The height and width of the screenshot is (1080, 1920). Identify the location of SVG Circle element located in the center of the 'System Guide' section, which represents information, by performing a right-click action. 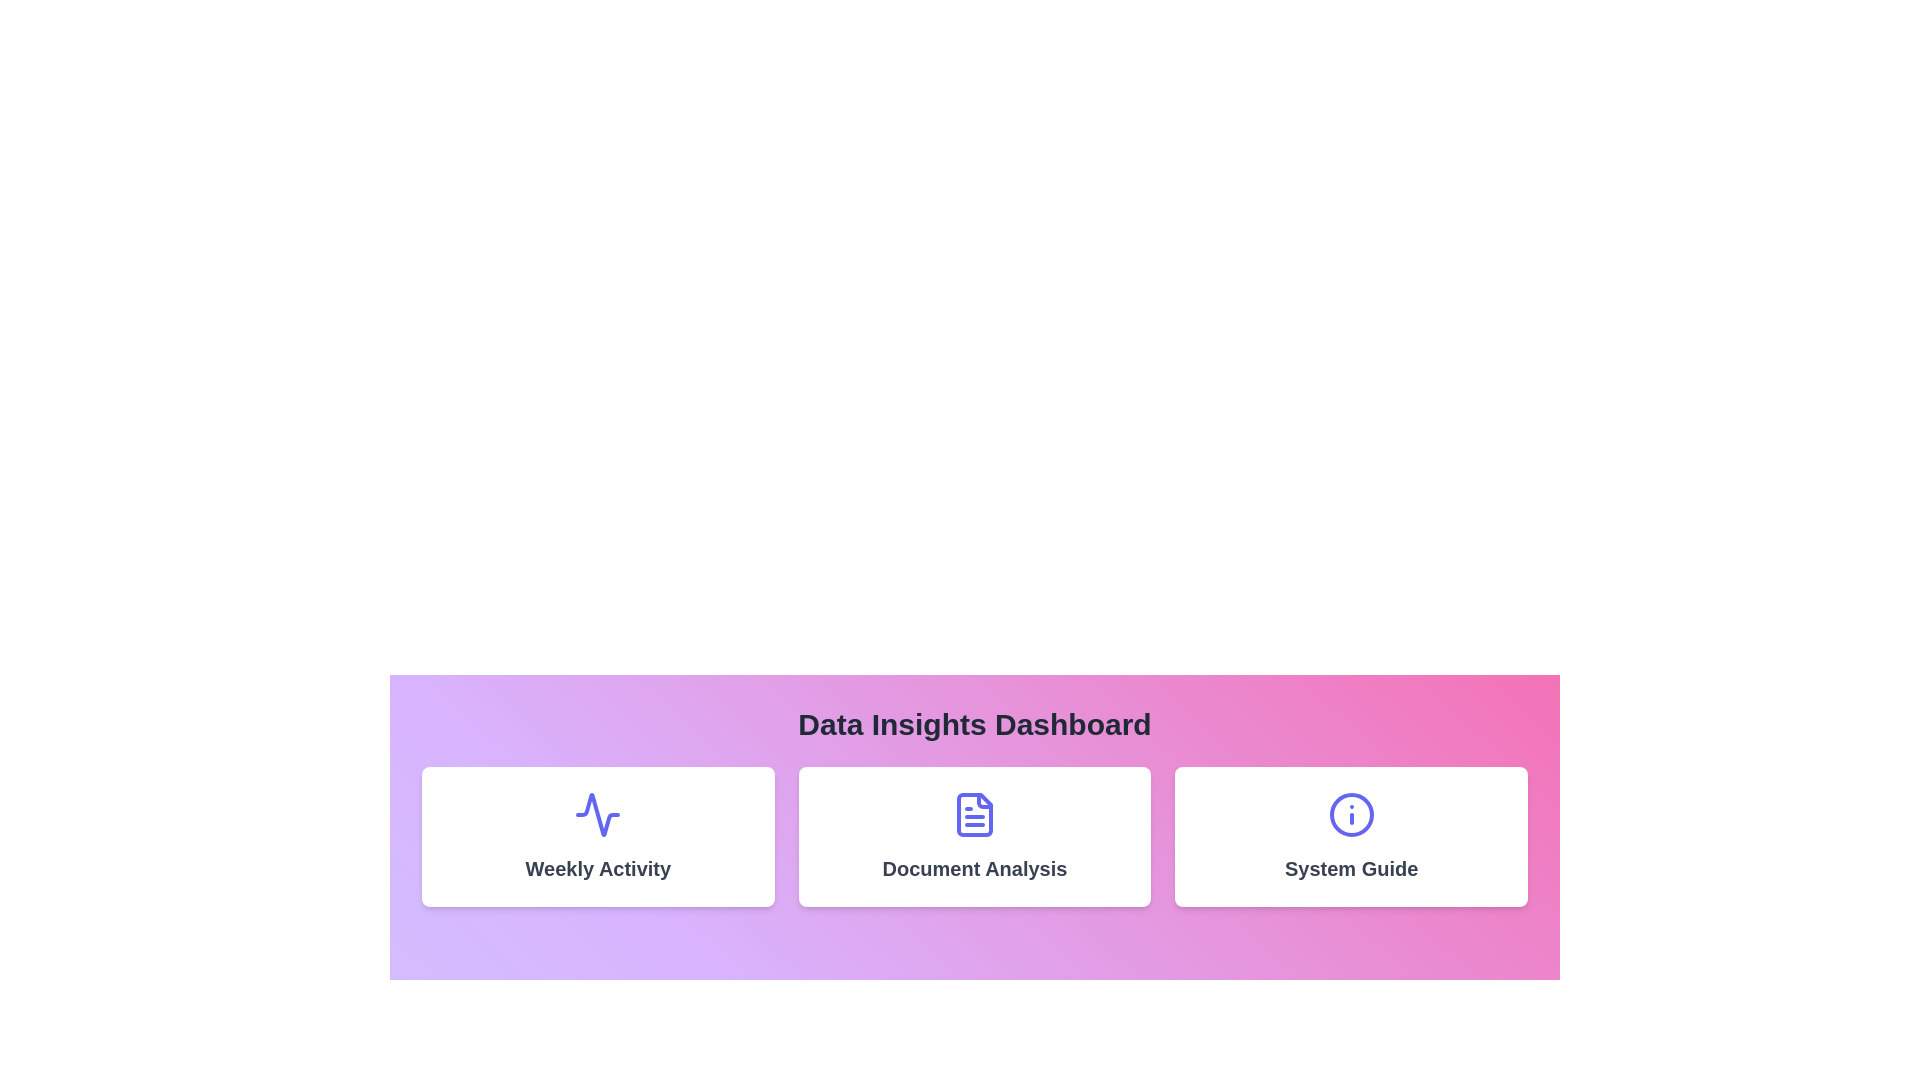
(1351, 814).